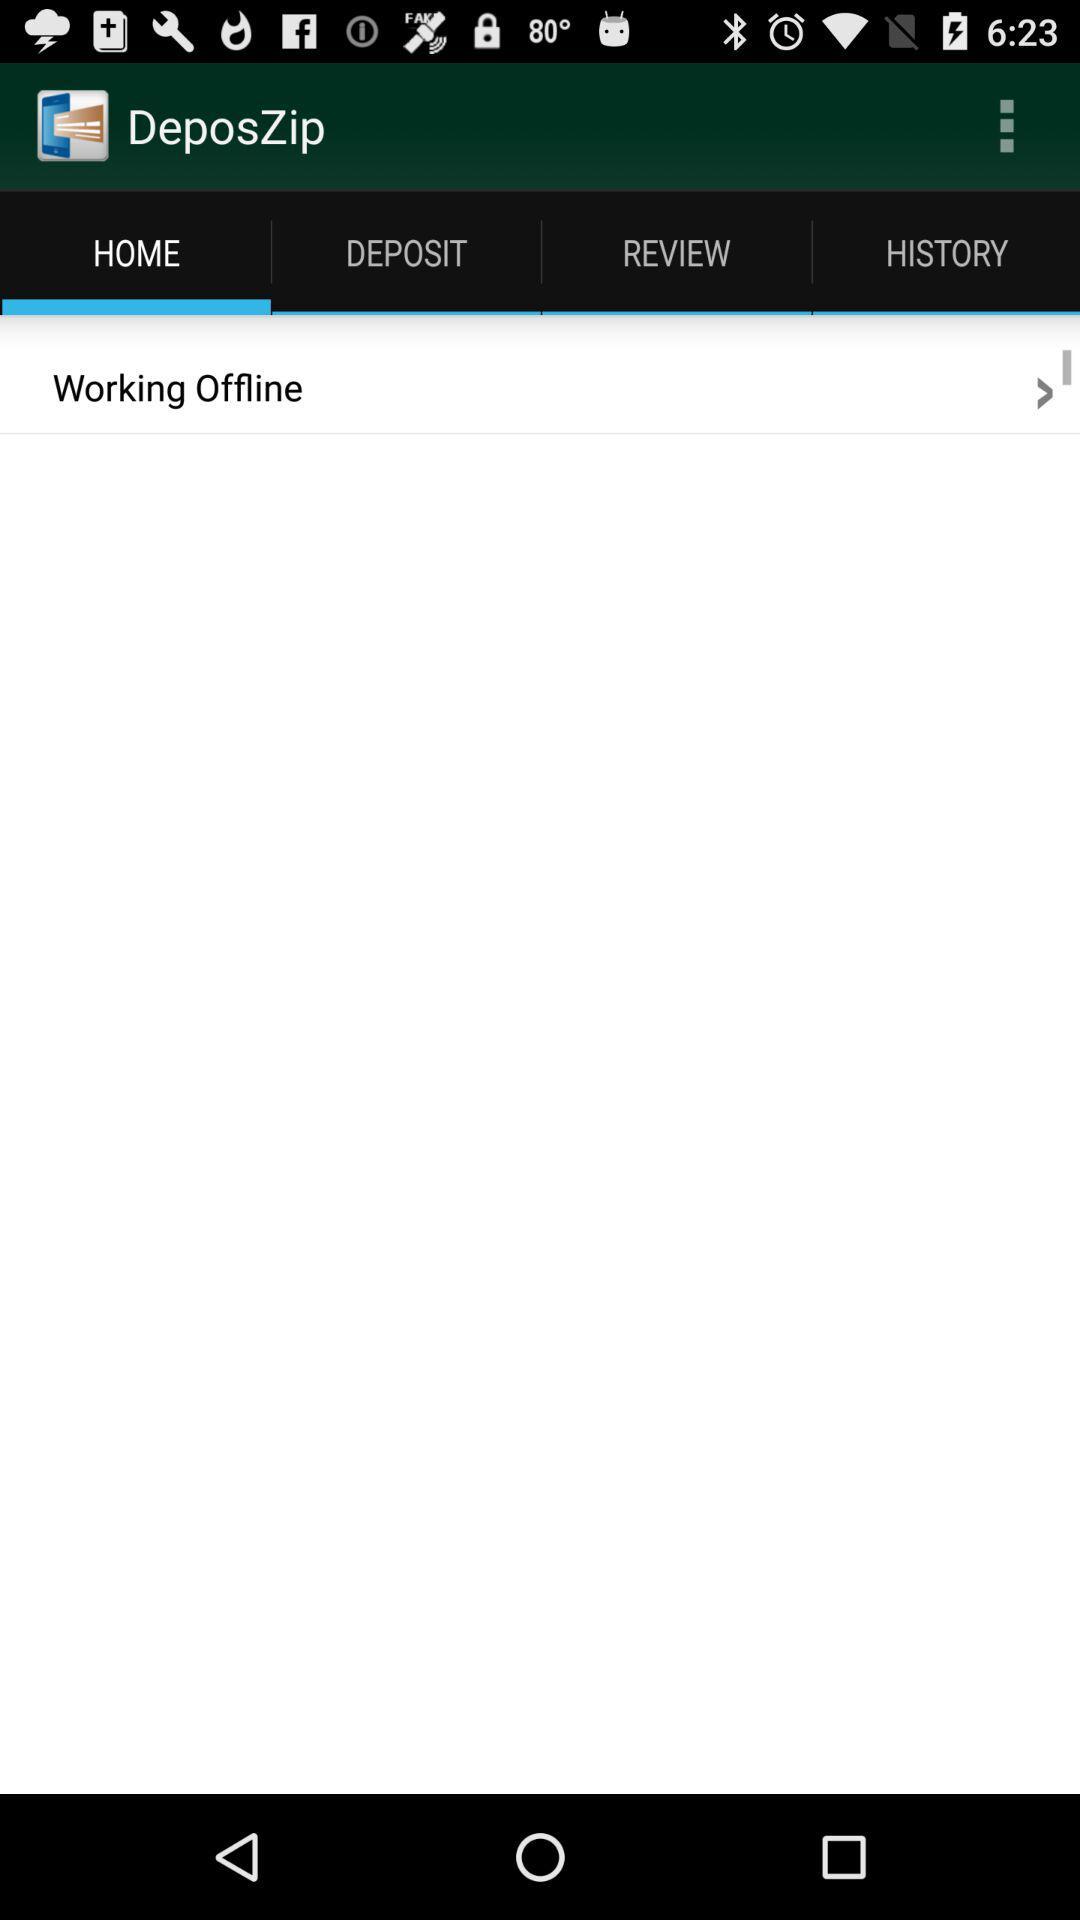 The image size is (1080, 1920). What do you see at coordinates (1006, 124) in the screenshot?
I see `the item above the history icon` at bounding box center [1006, 124].